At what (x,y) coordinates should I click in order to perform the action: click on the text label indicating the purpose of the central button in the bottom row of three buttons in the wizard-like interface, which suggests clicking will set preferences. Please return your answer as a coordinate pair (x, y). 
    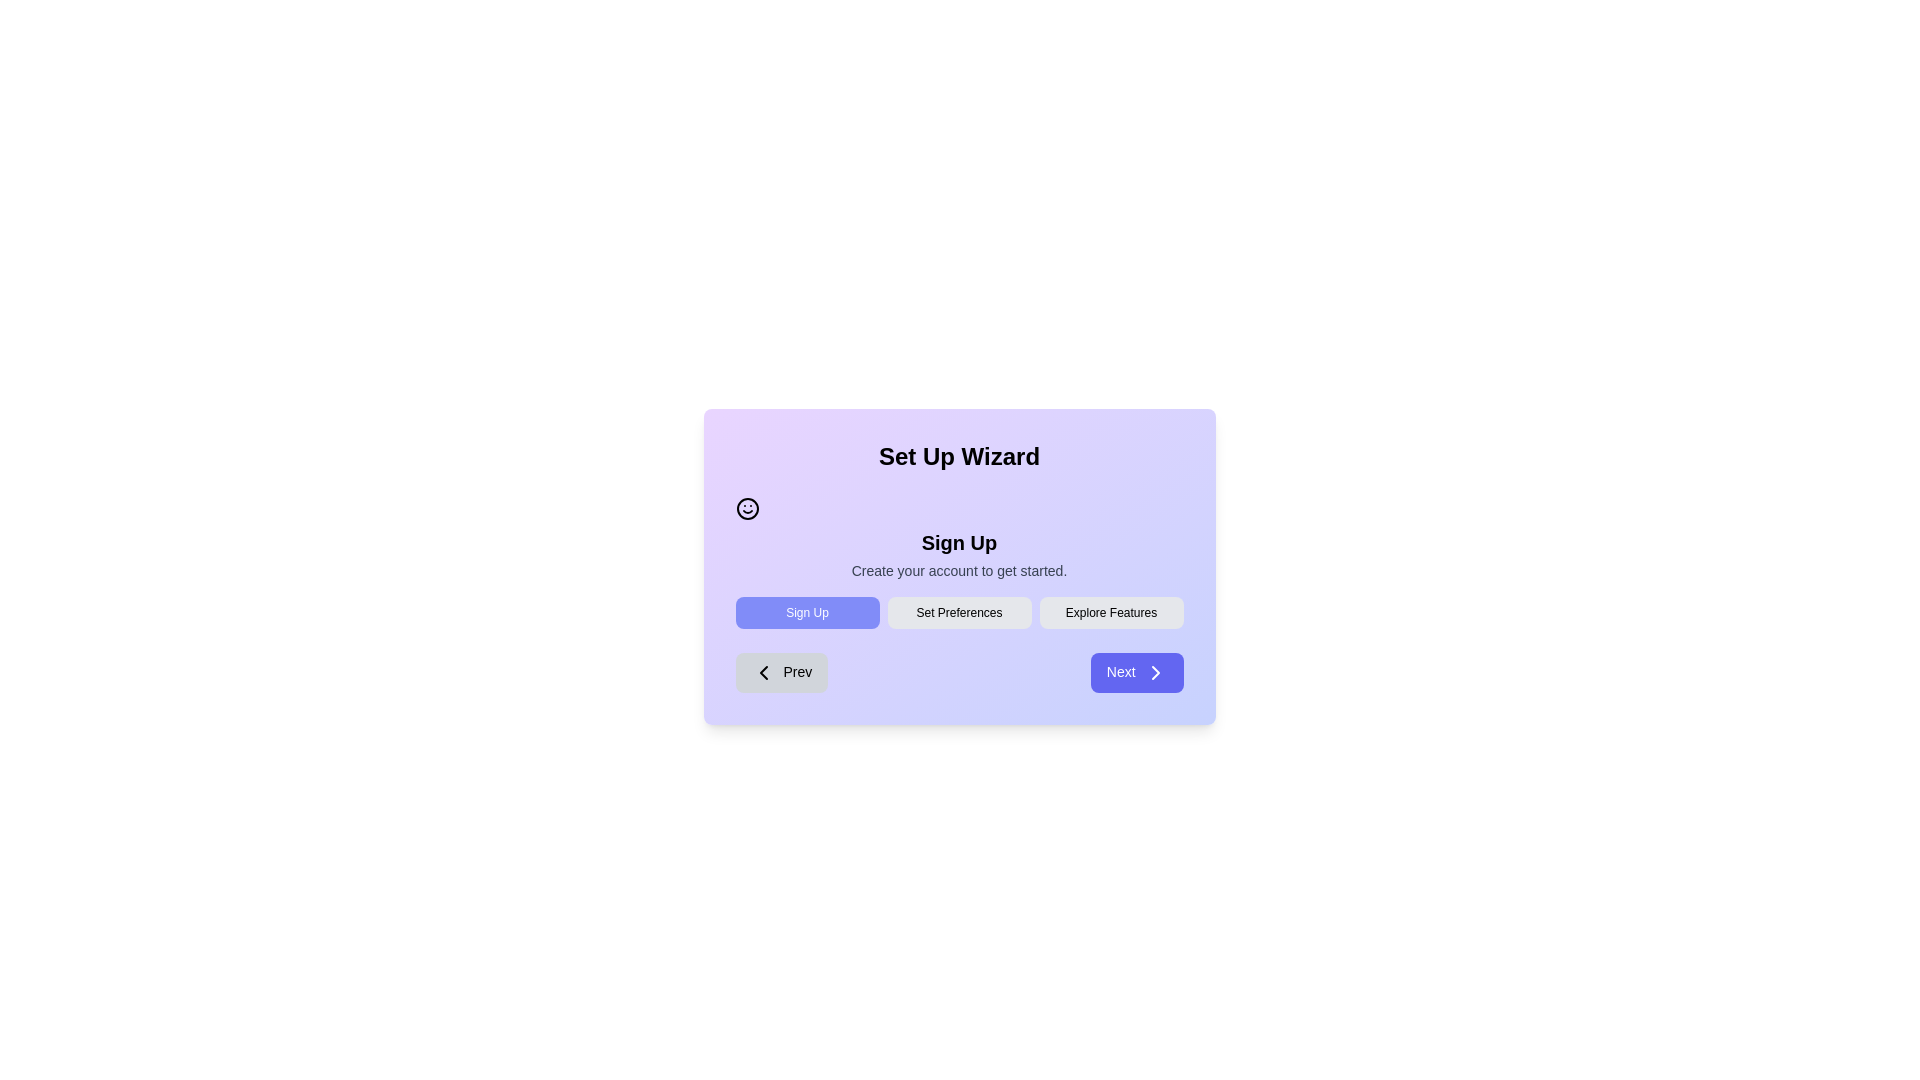
    Looking at the image, I should click on (958, 612).